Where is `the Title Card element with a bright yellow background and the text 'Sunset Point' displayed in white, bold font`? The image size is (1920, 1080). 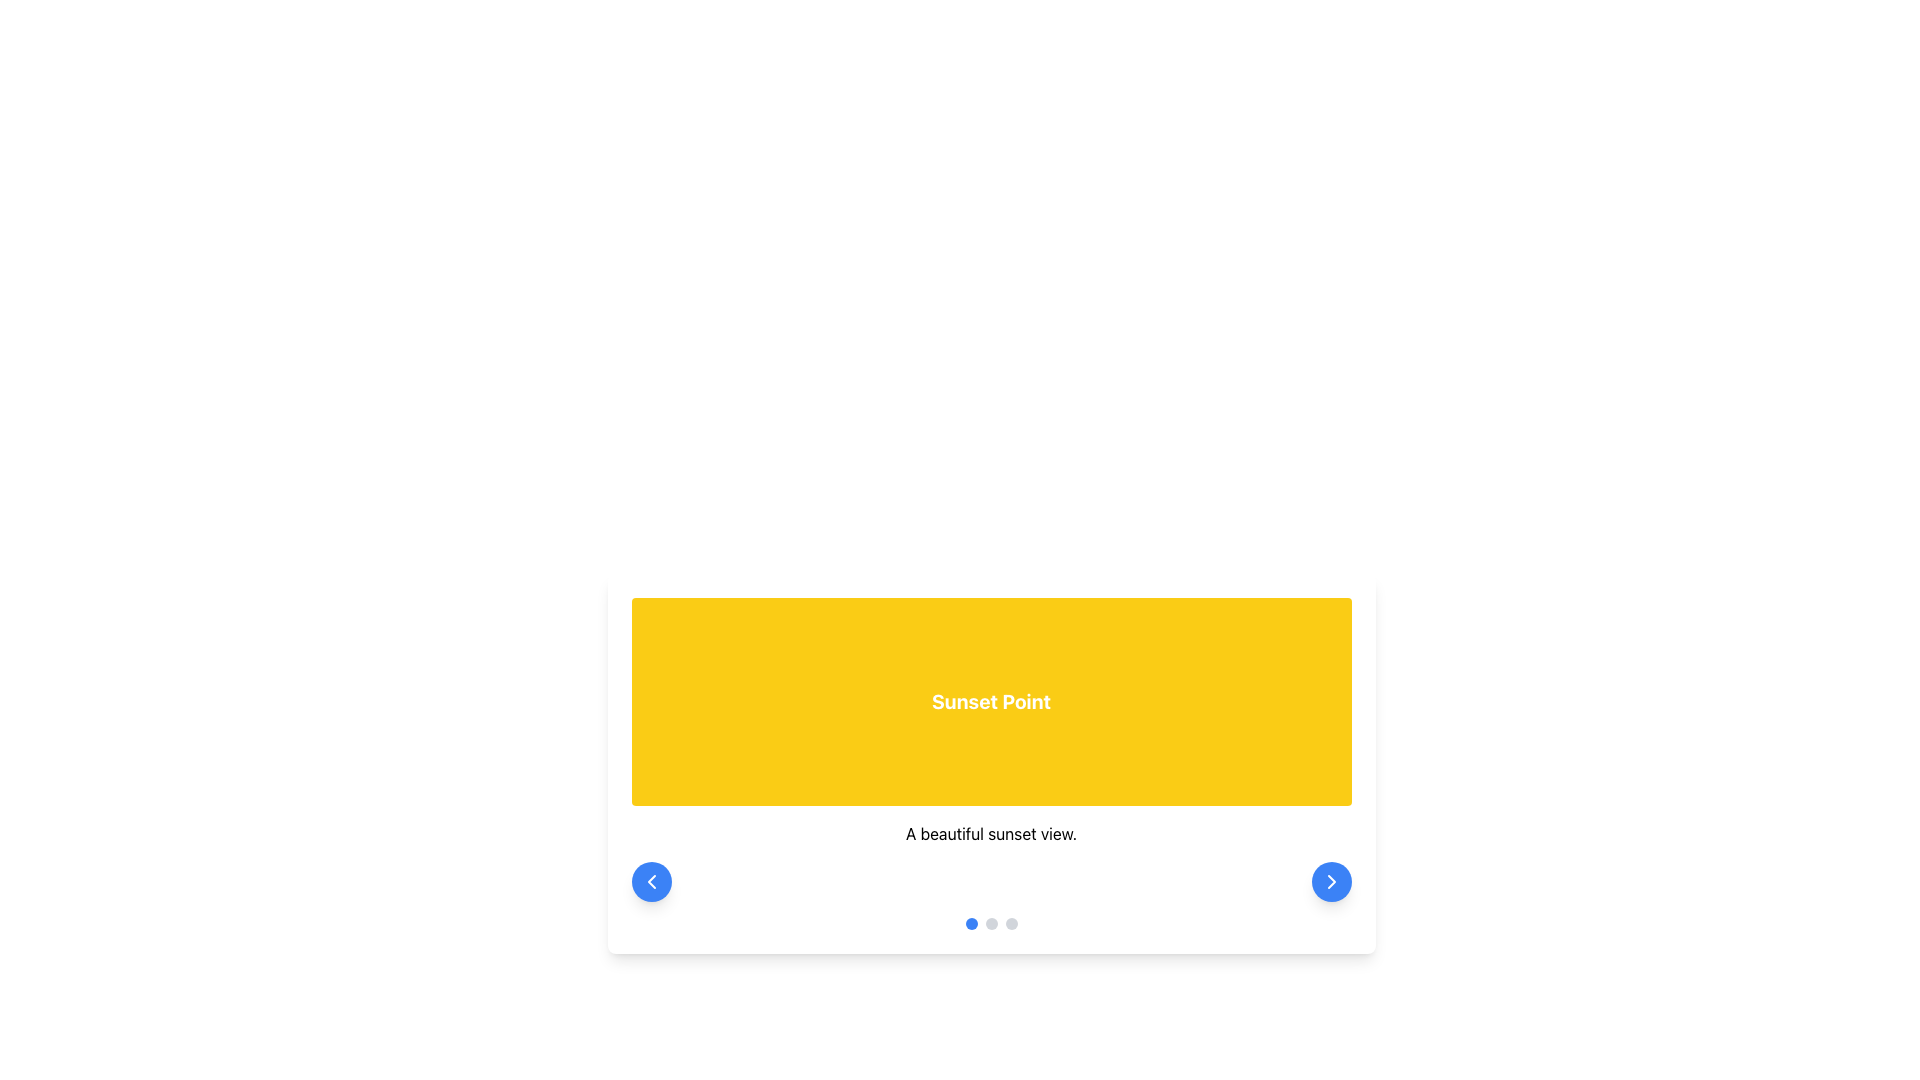
the Title Card element with a bright yellow background and the text 'Sunset Point' displayed in white, bold font is located at coordinates (991, 701).